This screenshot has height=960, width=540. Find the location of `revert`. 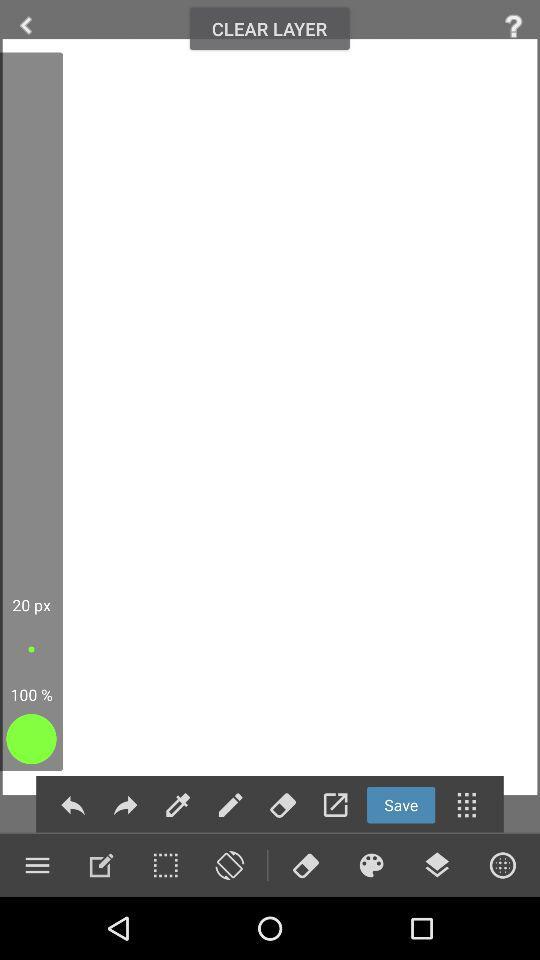

revert is located at coordinates (125, 805).